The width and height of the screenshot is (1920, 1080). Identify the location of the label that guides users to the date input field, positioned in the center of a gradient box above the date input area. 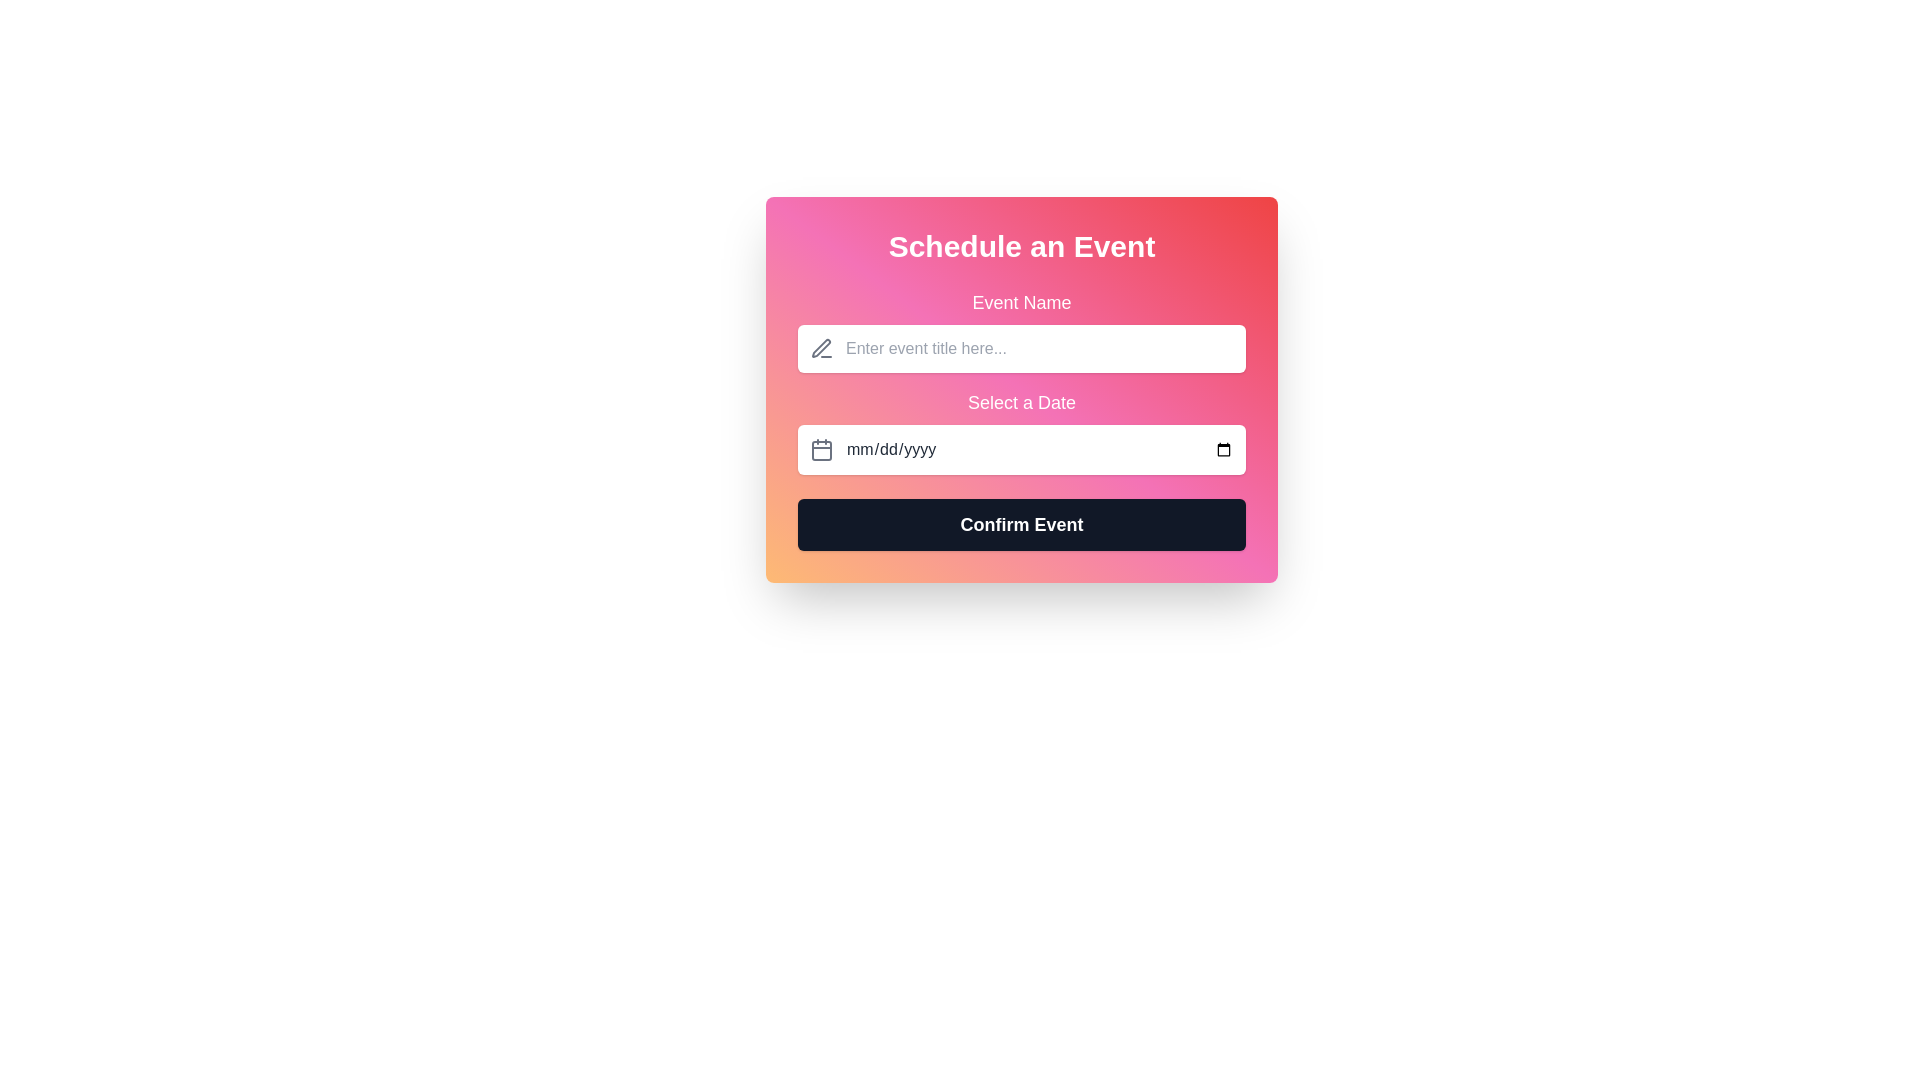
(1022, 402).